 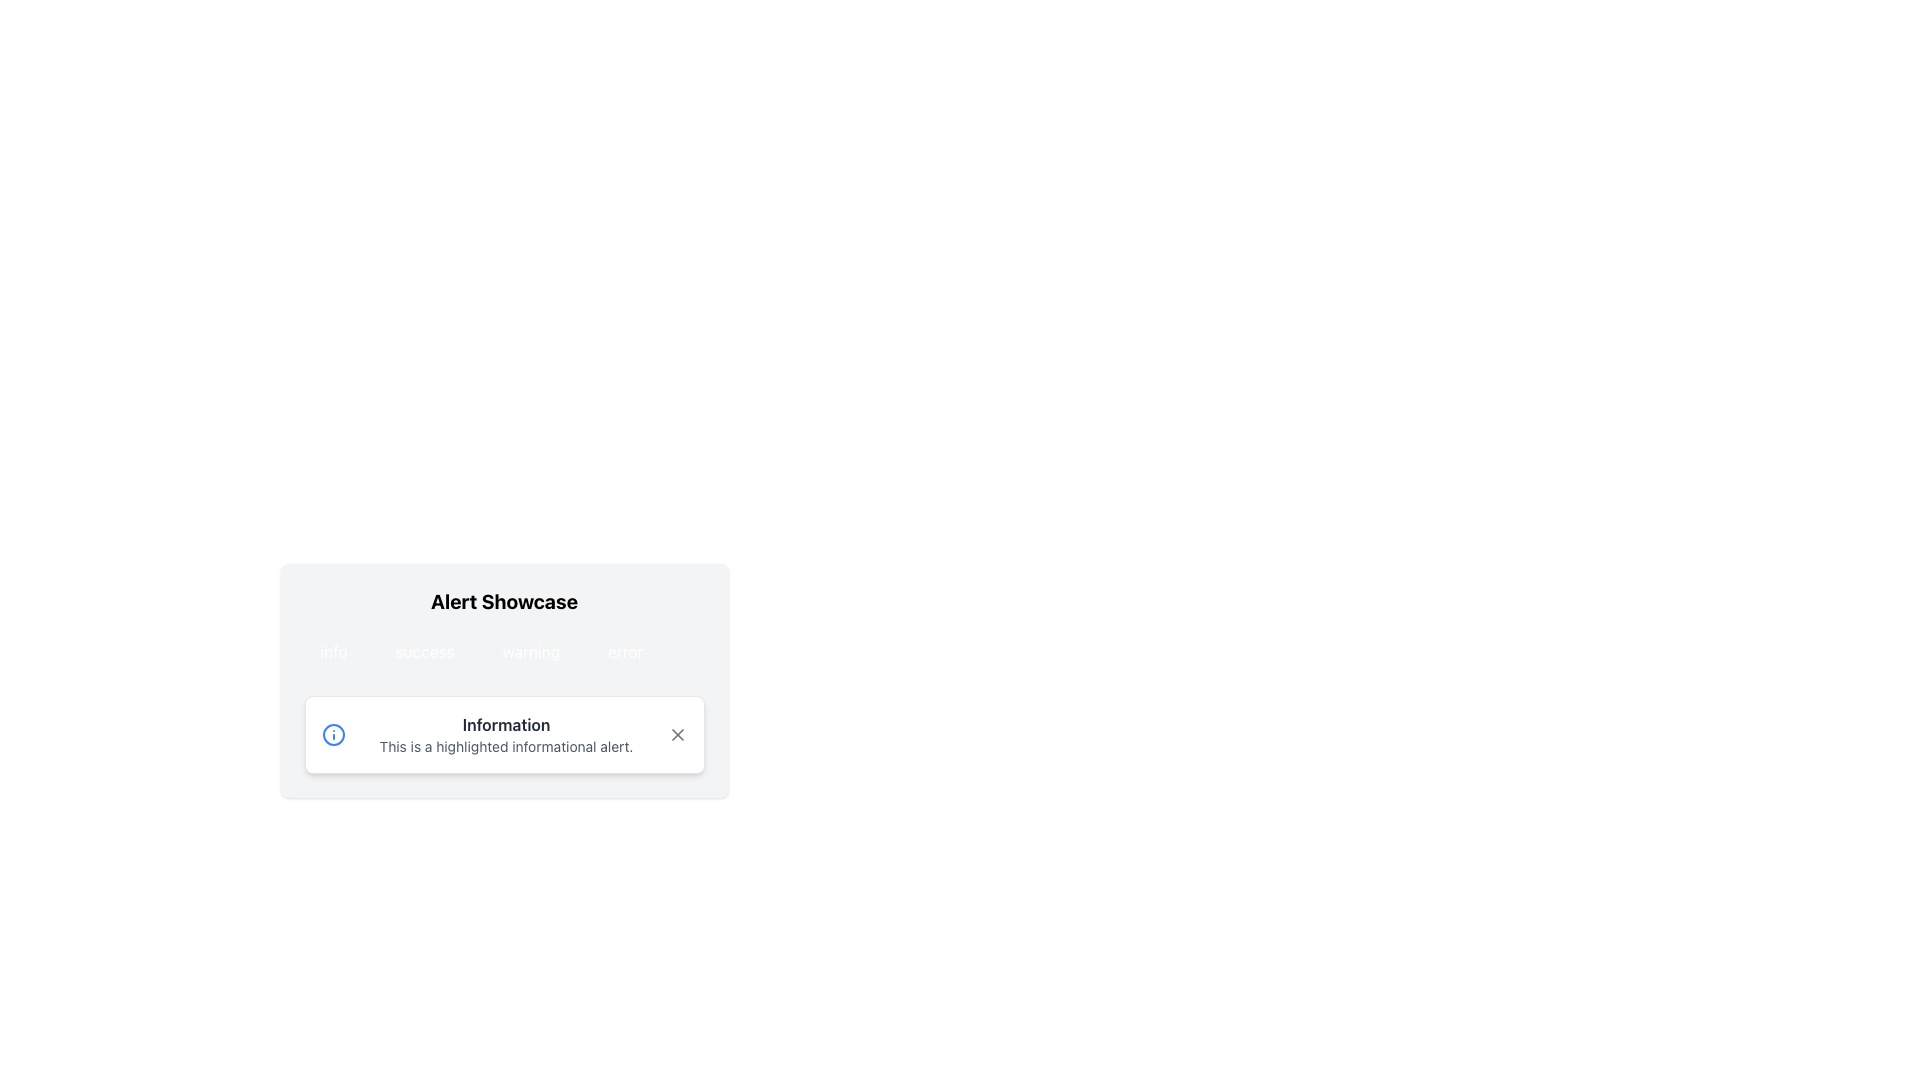 What do you see at coordinates (677, 735) in the screenshot?
I see `the close button, which is an 'X' icon located in the top-right corner of the 'Information' notification card` at bounding box center [677, 735].